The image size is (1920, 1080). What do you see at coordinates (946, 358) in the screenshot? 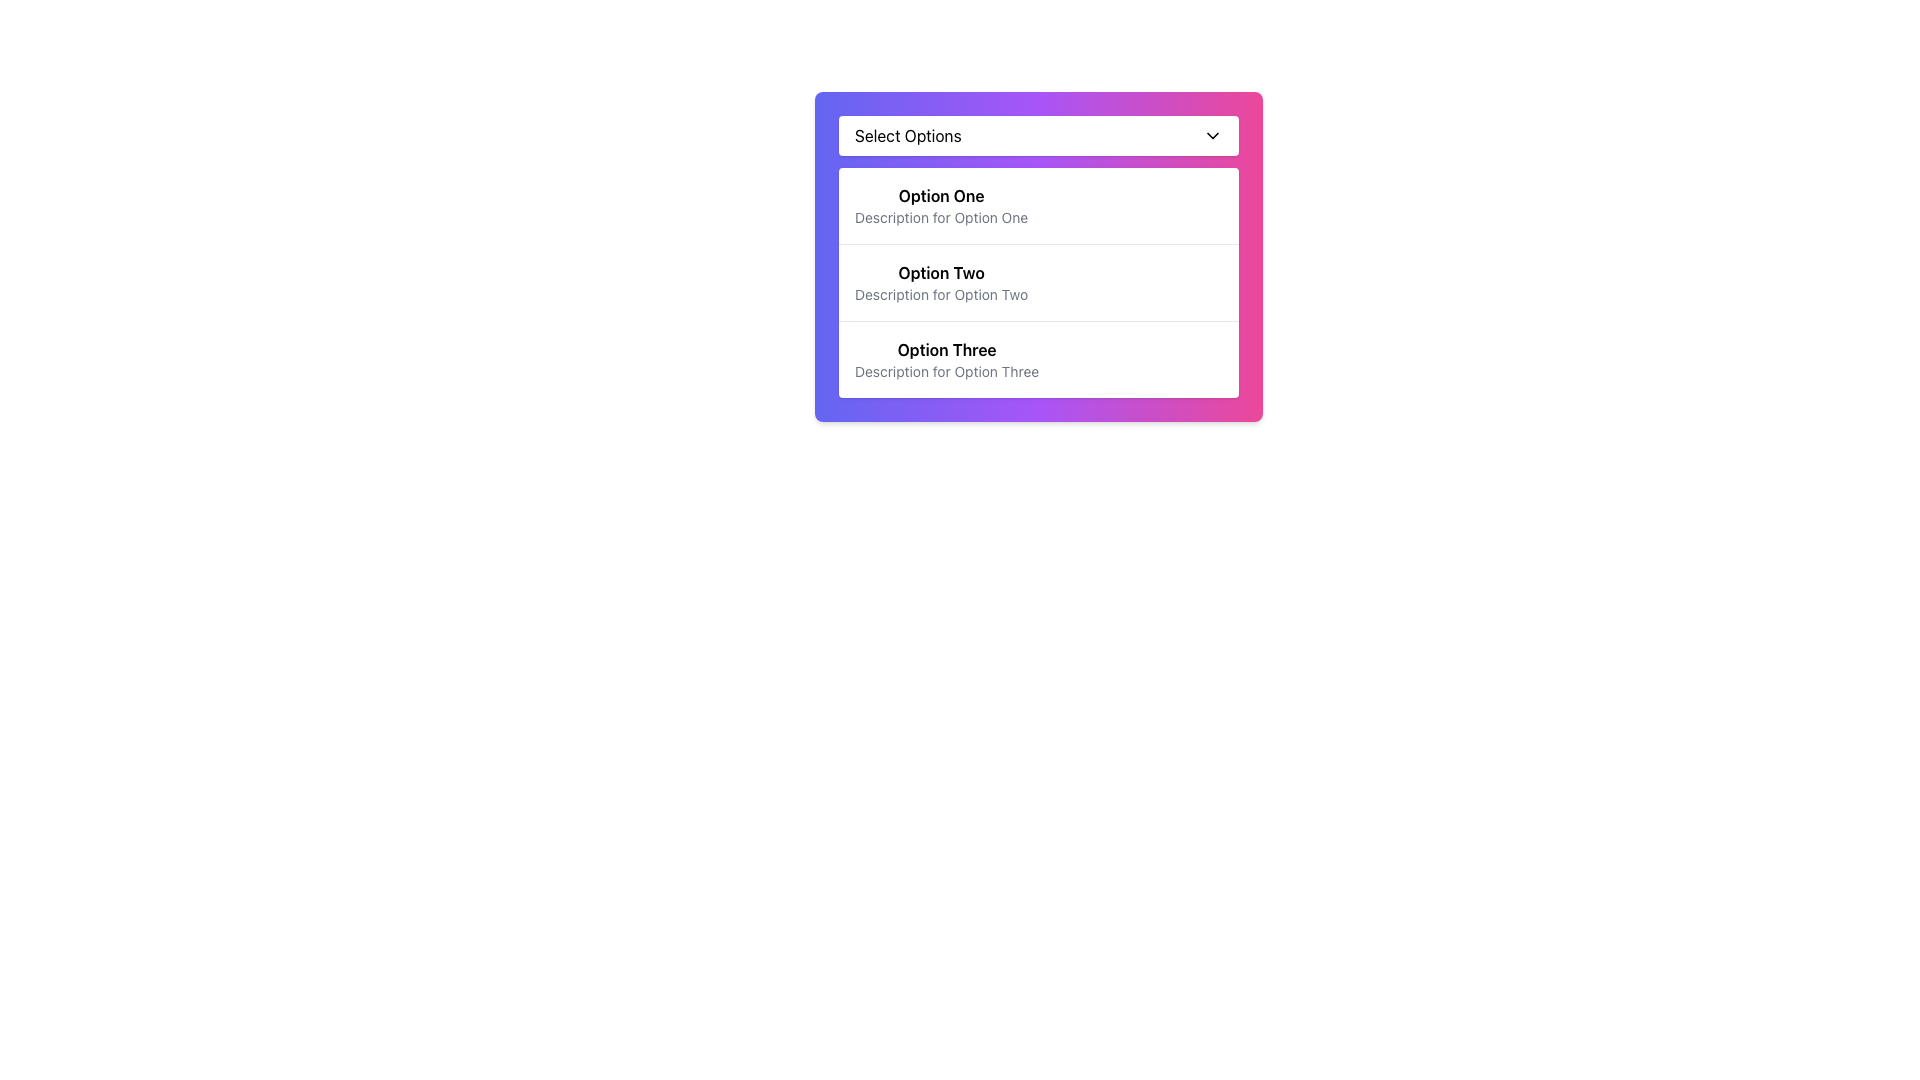
I see `the third selectable option in the dropdown menu` at bounding box center [946, 358].